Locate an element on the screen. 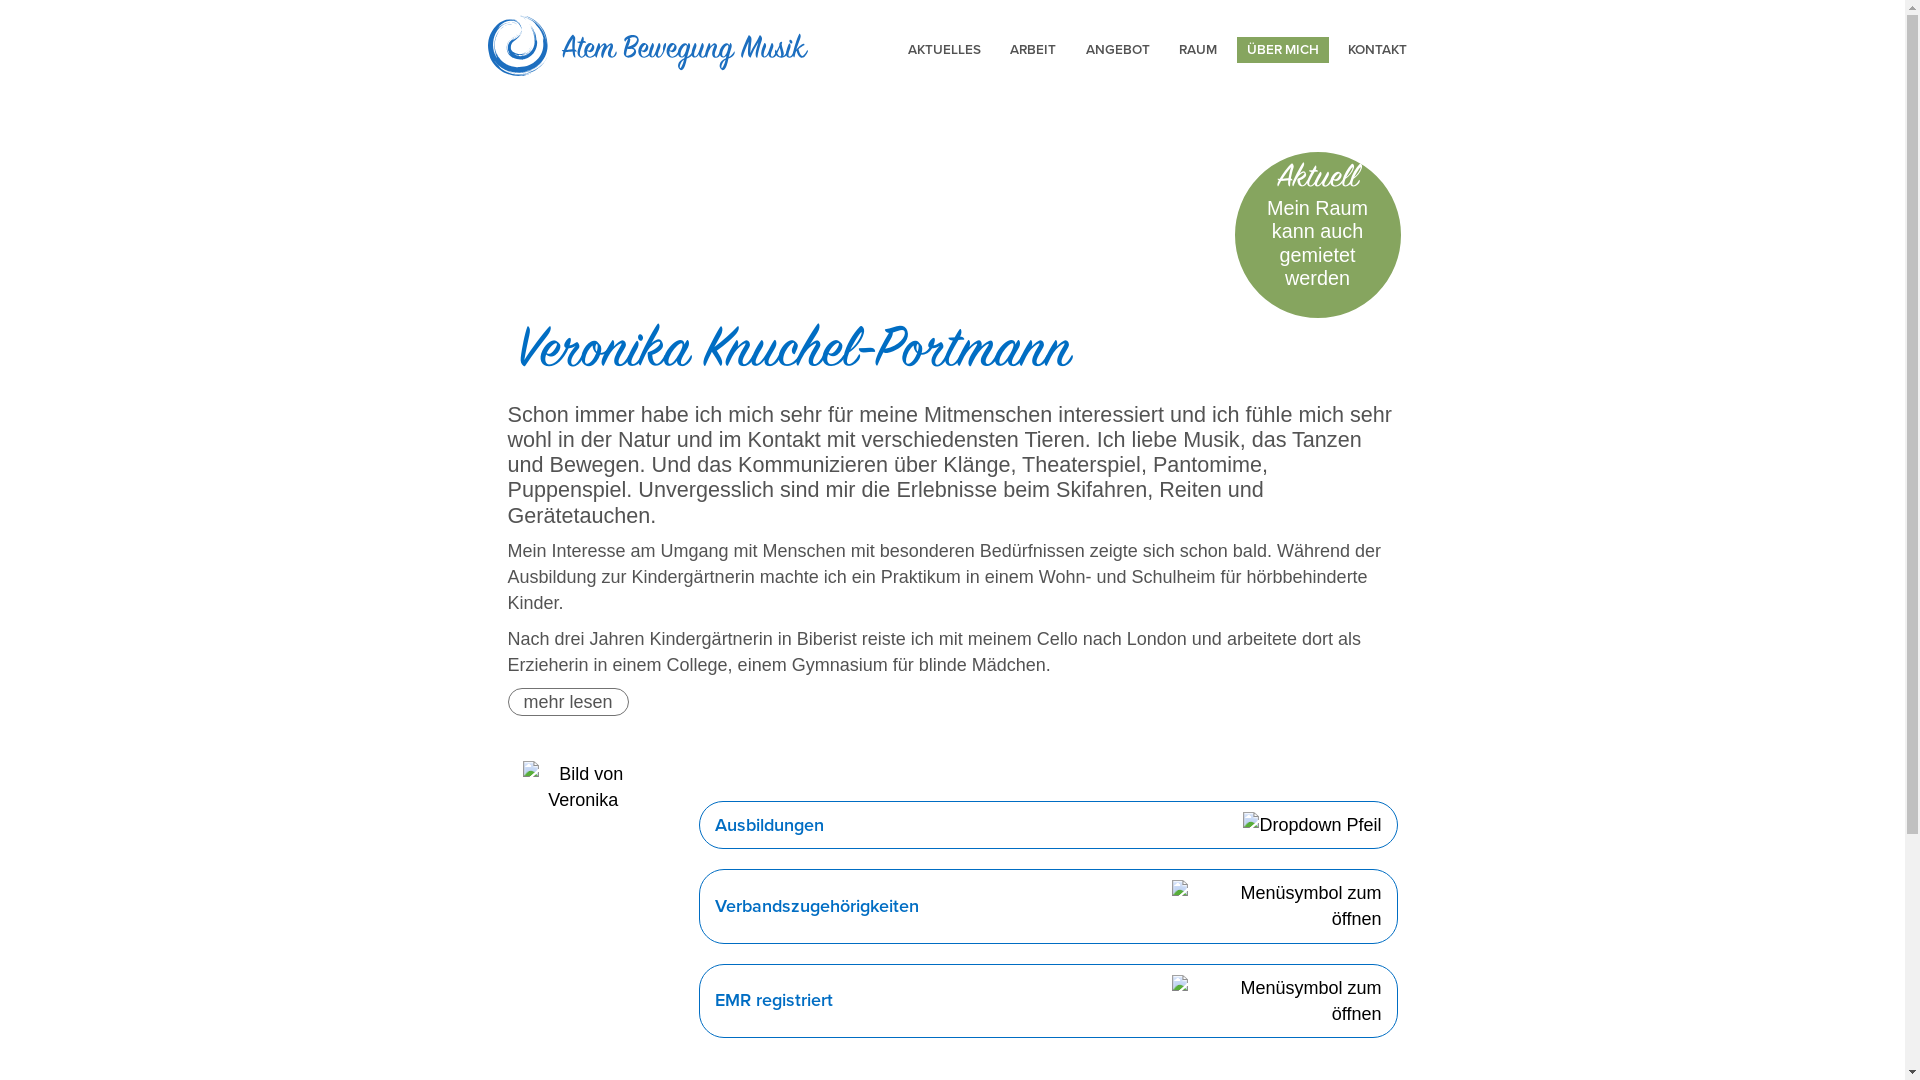  'ANGEBOT' is located at coordinates (1117, 49).